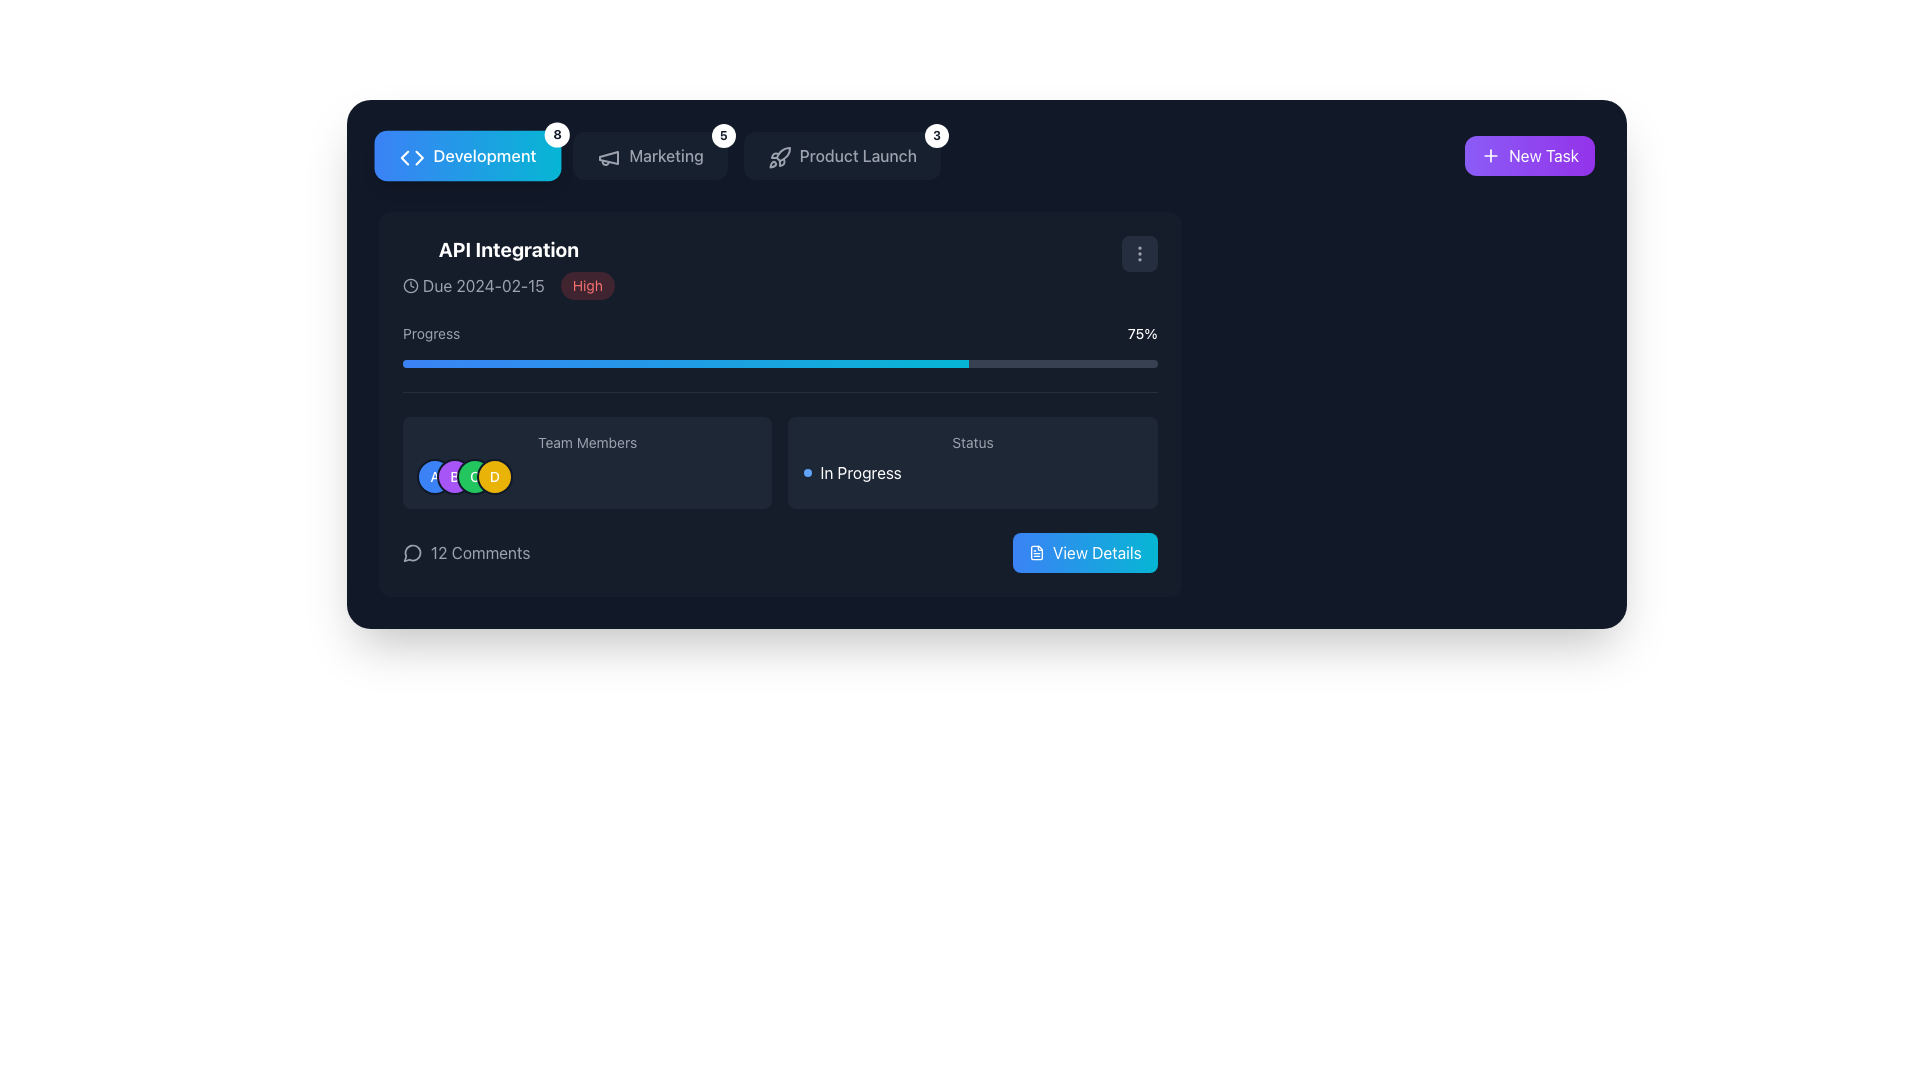 This screenshot has height=1080, width=1920. I want to click on the pill-shaped label with a red background that displays the word 'High' in red text, located at the top-right corner of the task overview box titled 'API Integration', so click(586, 285).